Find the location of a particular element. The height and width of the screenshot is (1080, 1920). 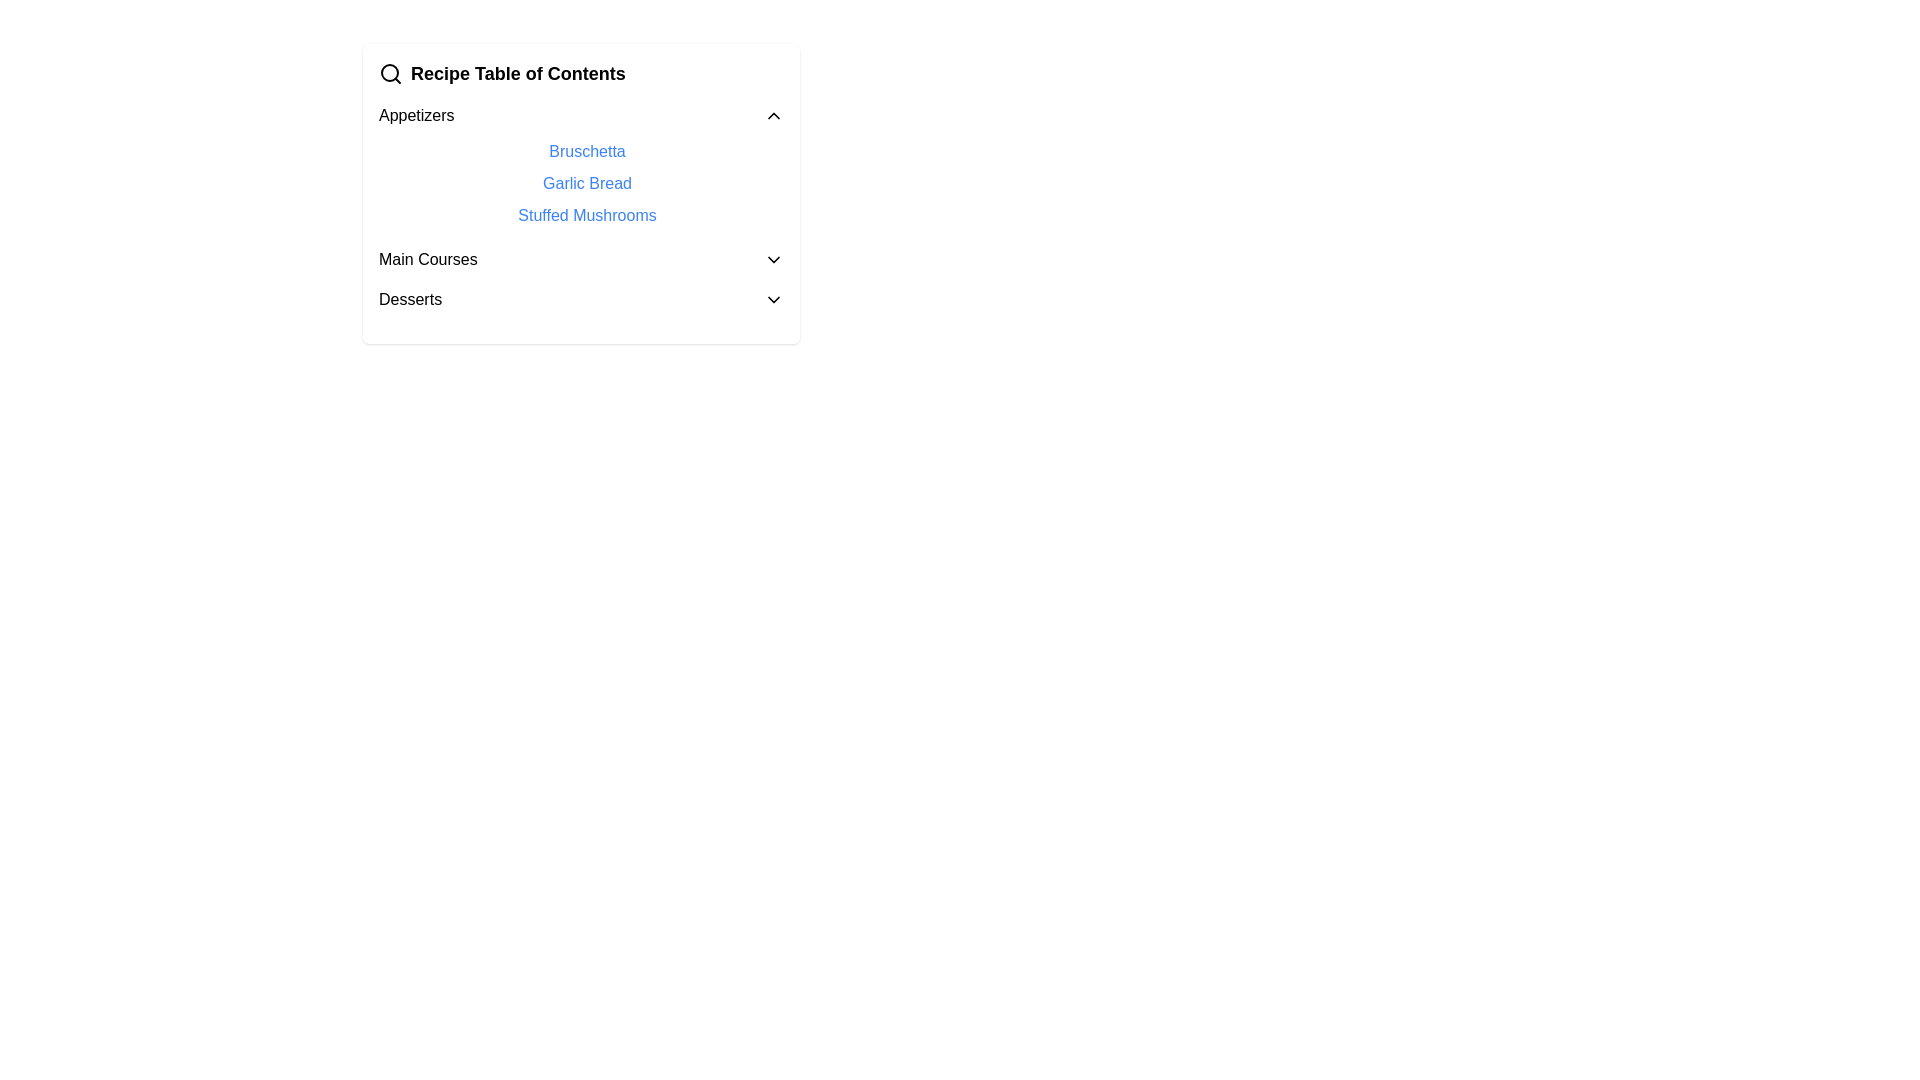

the second text link under the 'Appetizers' category in the 'Recipe Table of Contents' menu is located at coordinates (588, 184).